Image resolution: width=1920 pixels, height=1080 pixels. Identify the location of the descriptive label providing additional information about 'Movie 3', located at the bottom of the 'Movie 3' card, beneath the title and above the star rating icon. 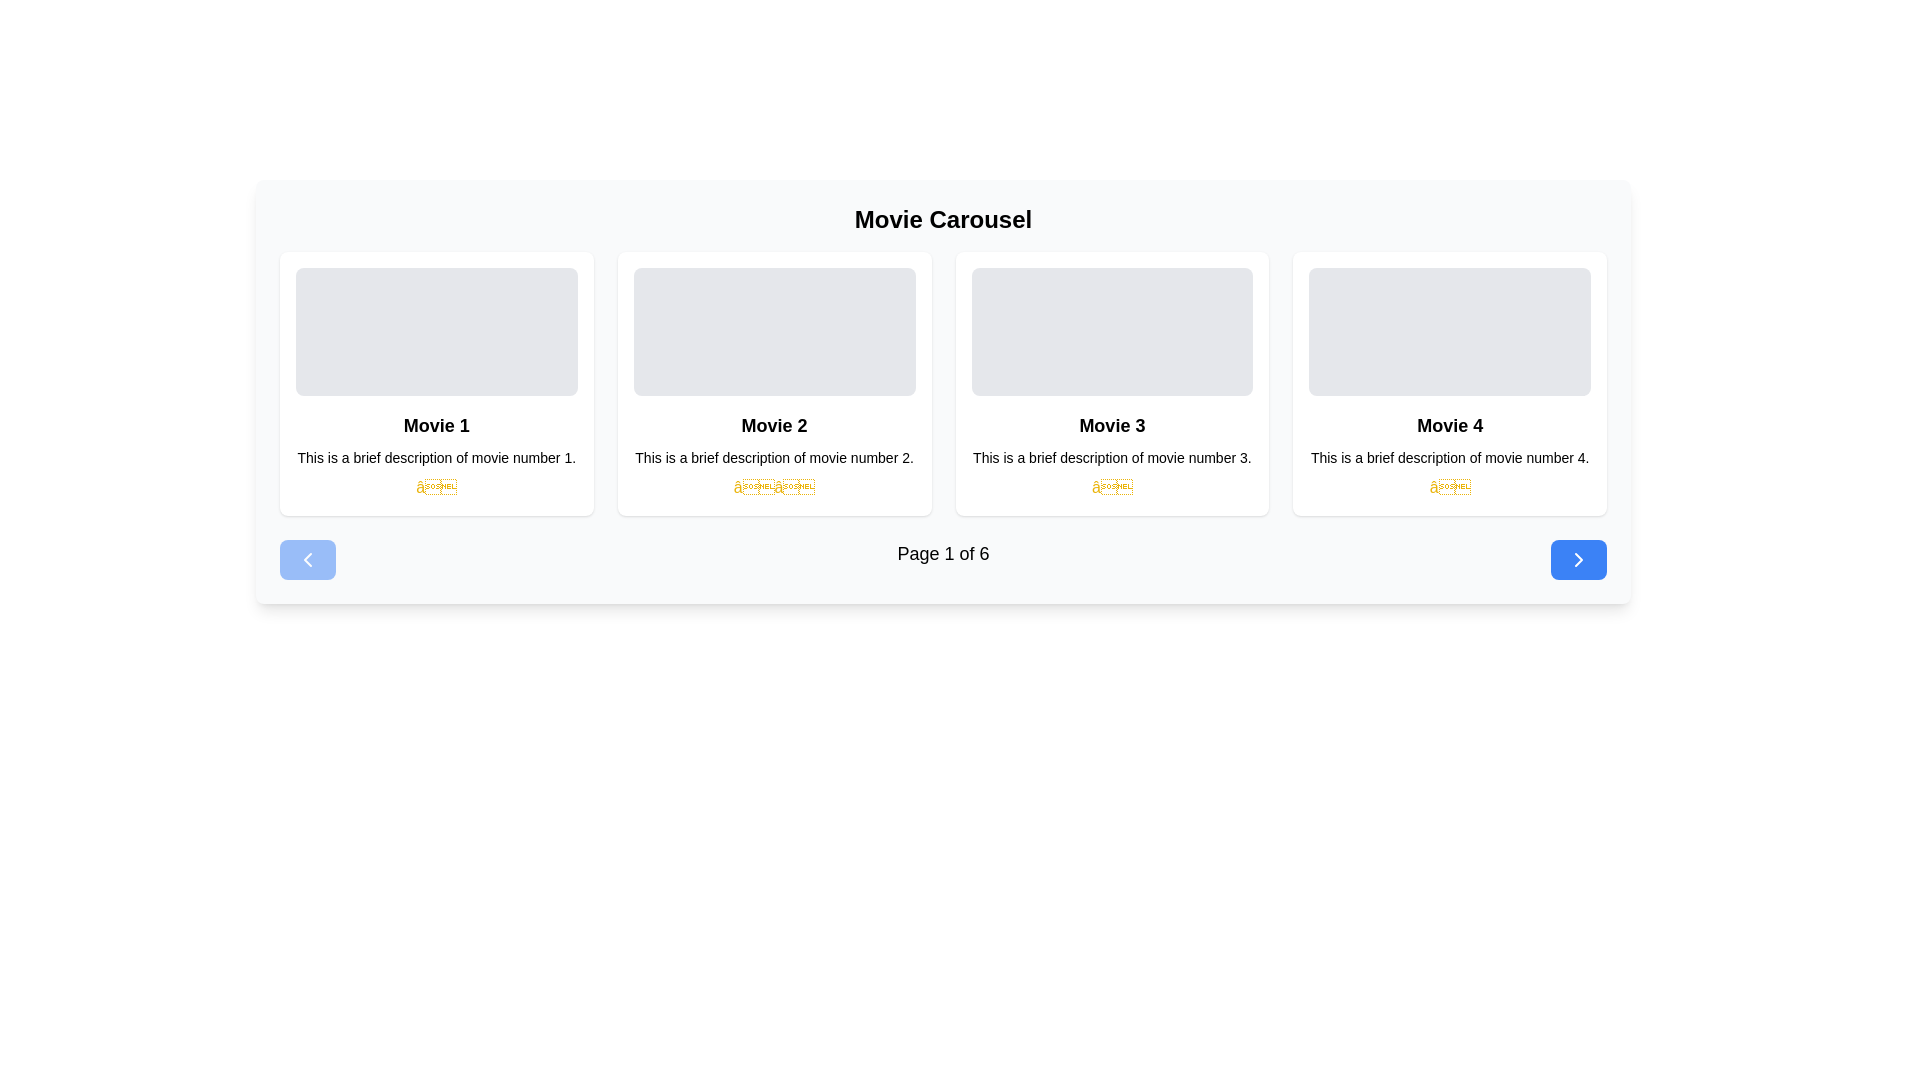
(1111, 458).